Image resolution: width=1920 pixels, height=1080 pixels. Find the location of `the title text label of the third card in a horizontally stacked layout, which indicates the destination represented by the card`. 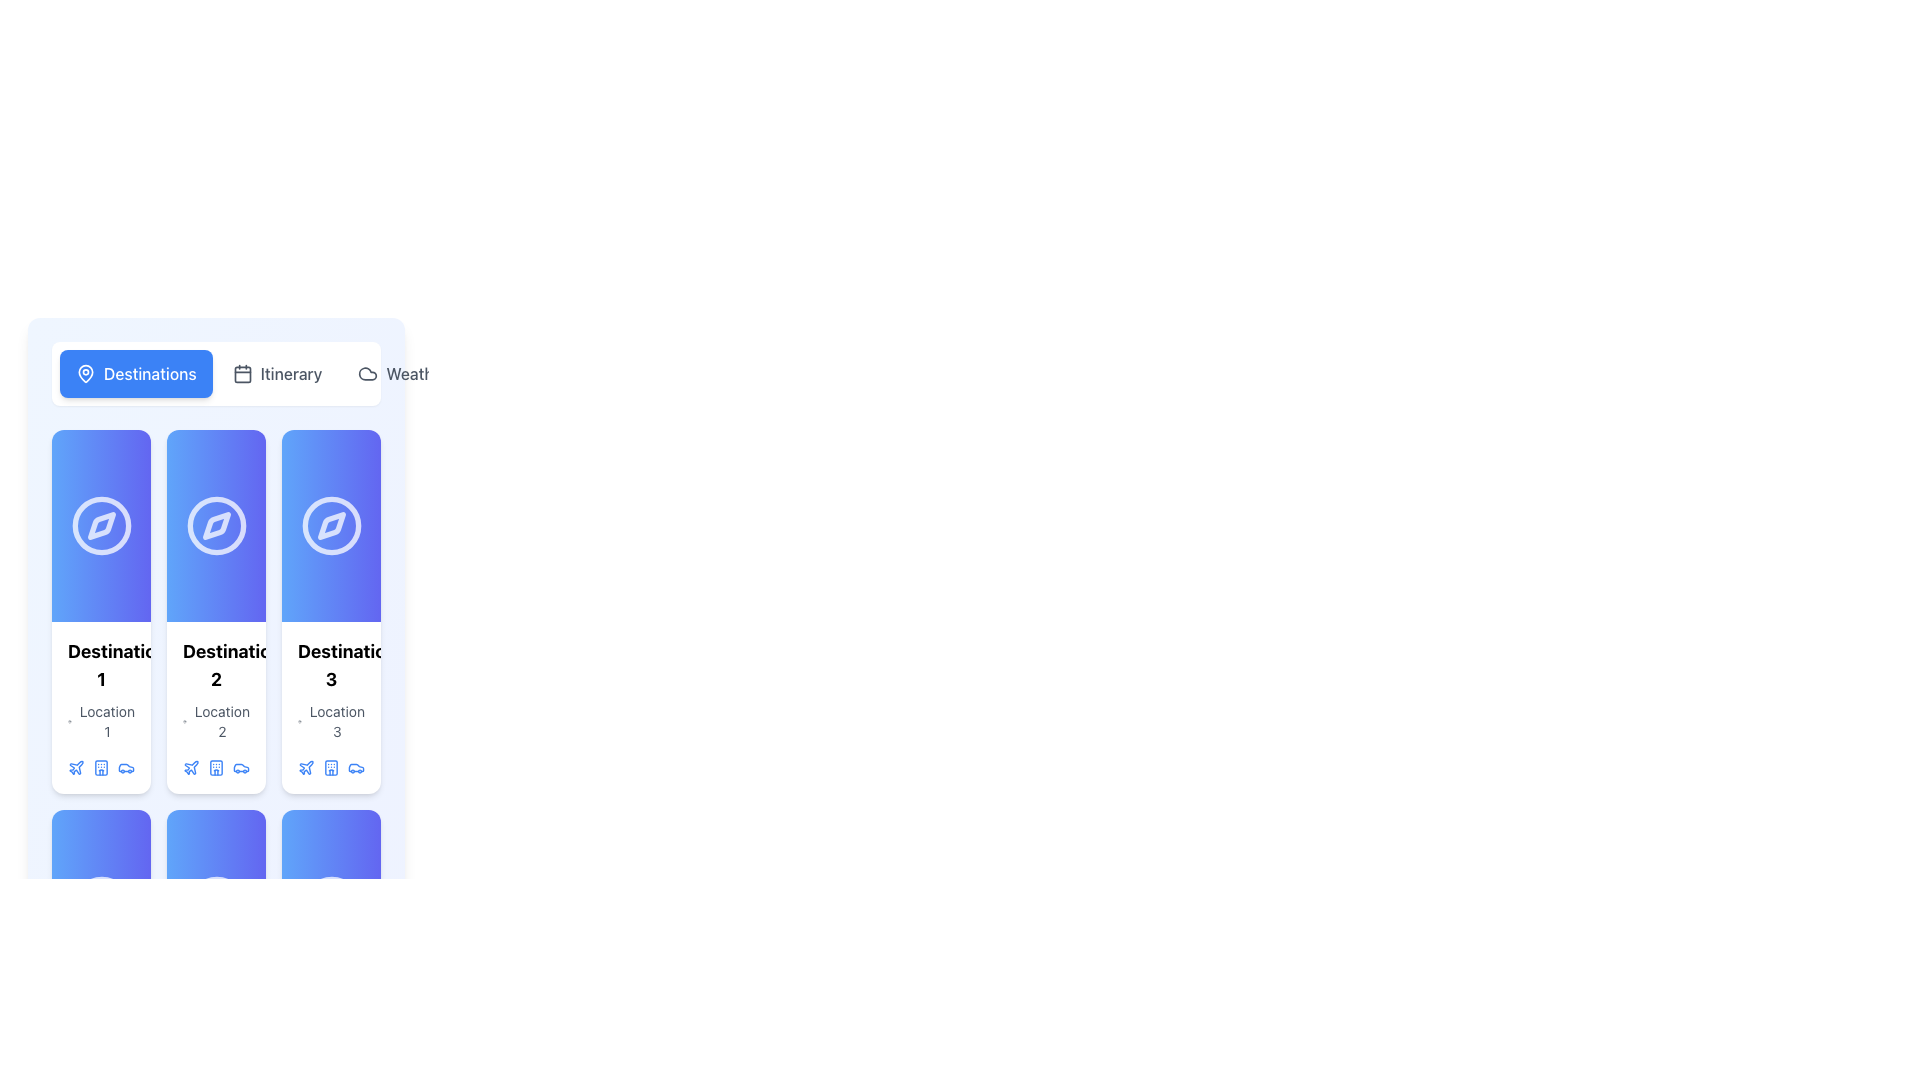

the title text label of the third card in a horizontally stacked layout, which indicates the destination represented by the card is located at coordinates (331, 666).